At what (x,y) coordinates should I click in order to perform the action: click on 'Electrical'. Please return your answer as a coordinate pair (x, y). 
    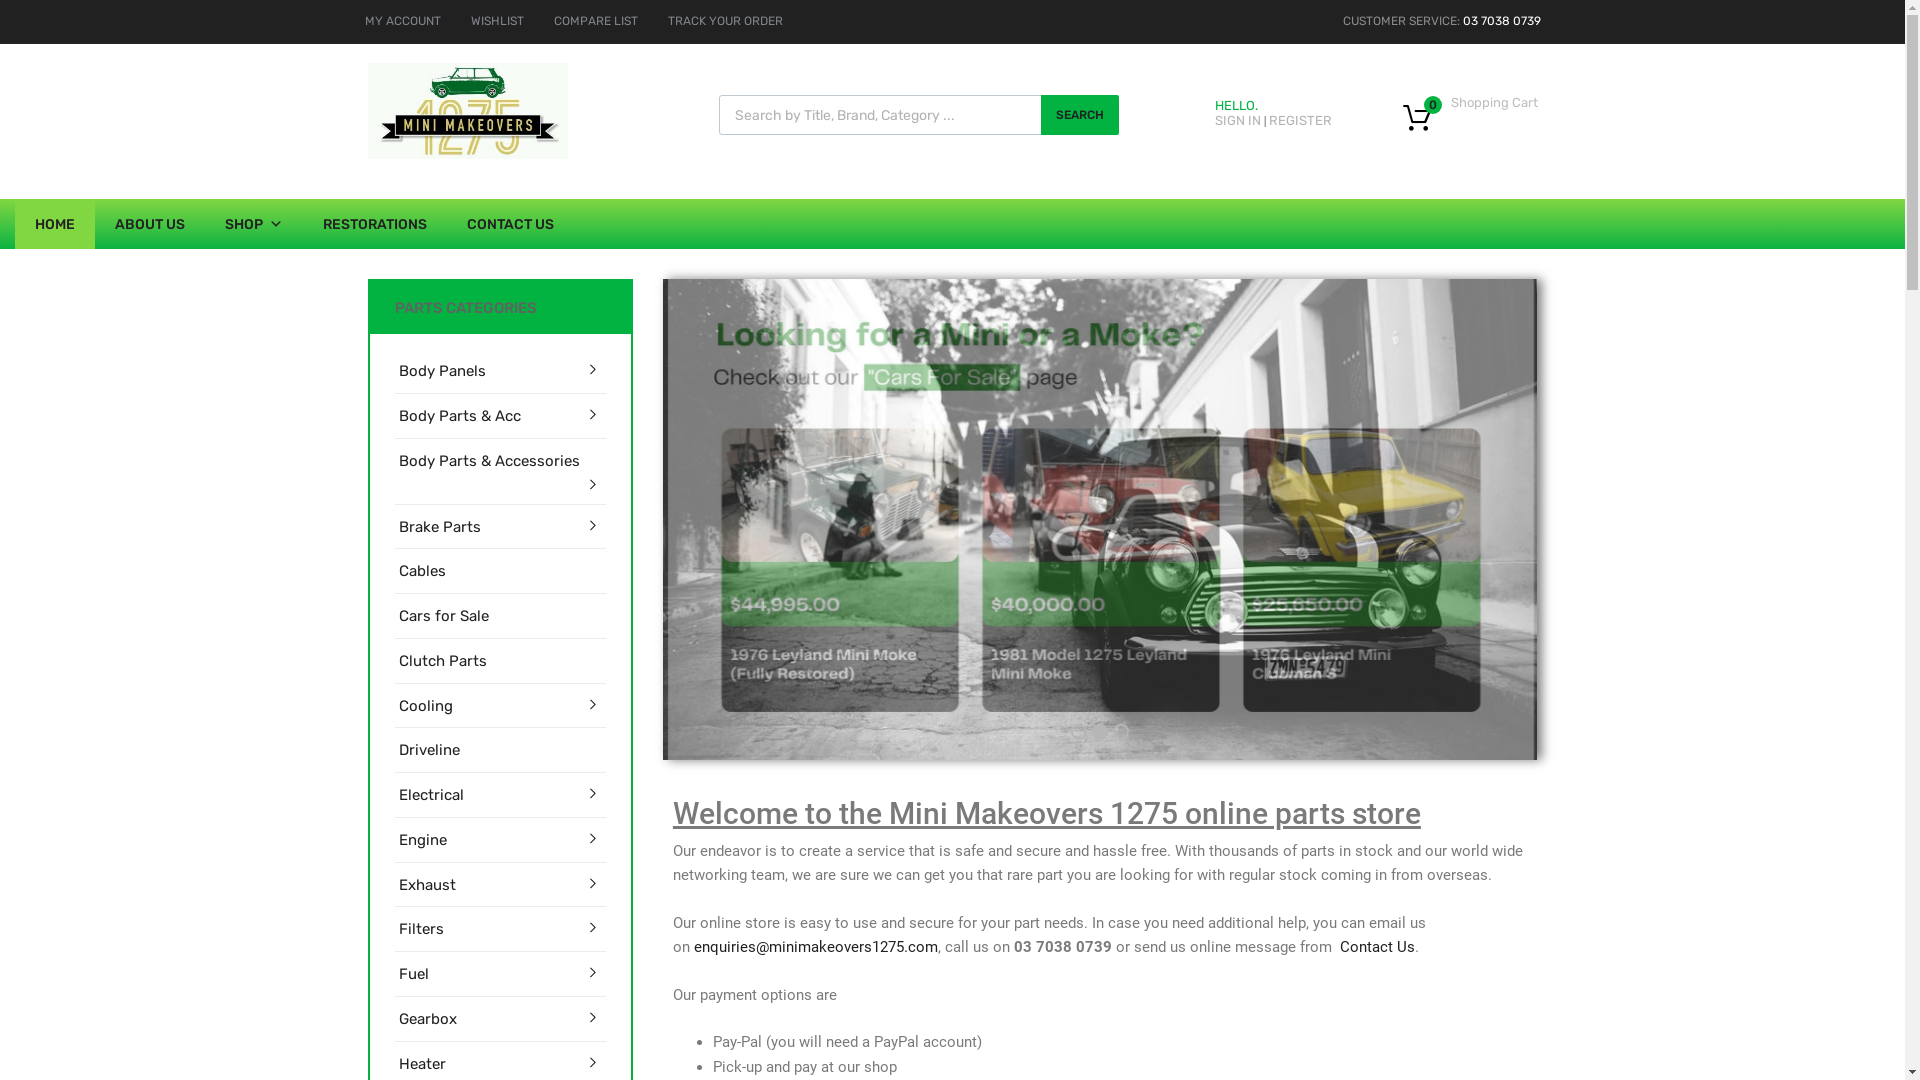
    Looking at the image, I should click on (429, 794).